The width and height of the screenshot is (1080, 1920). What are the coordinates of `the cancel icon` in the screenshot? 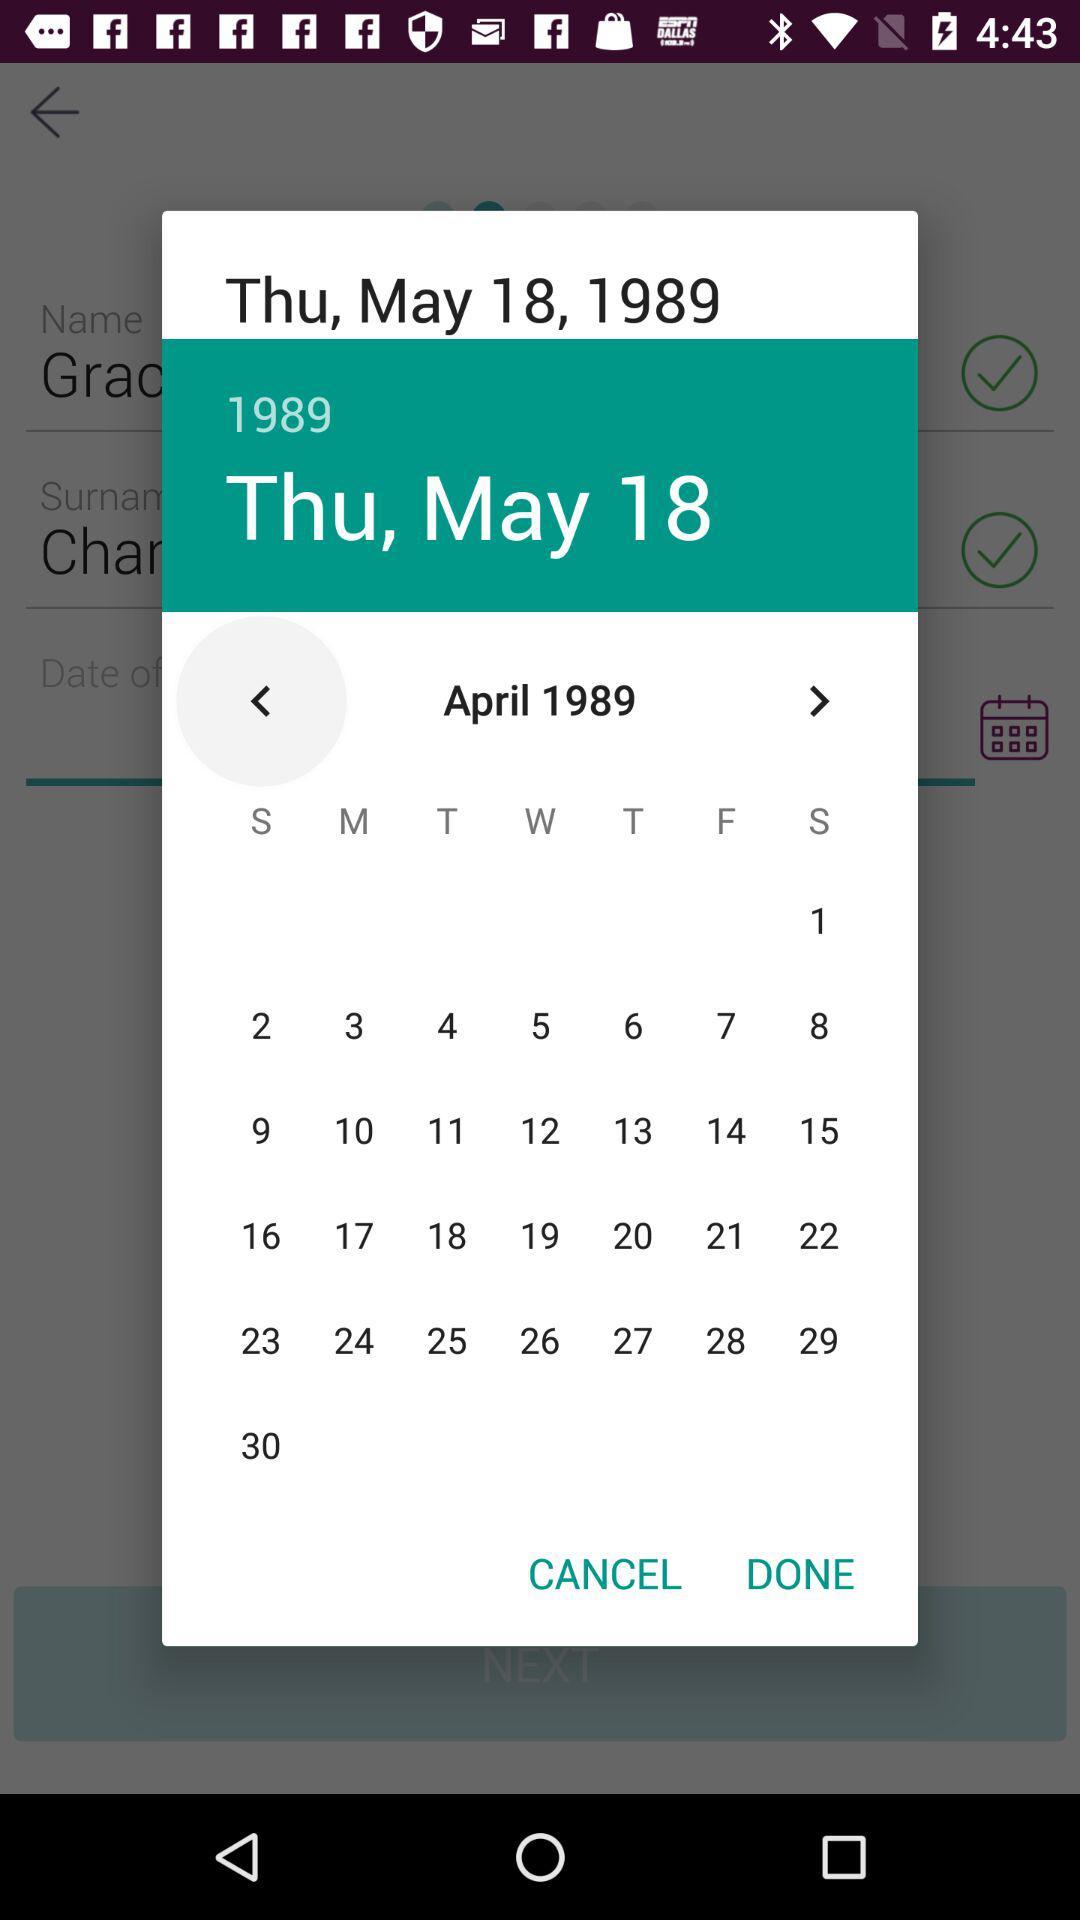 It's located at (604, 1571).